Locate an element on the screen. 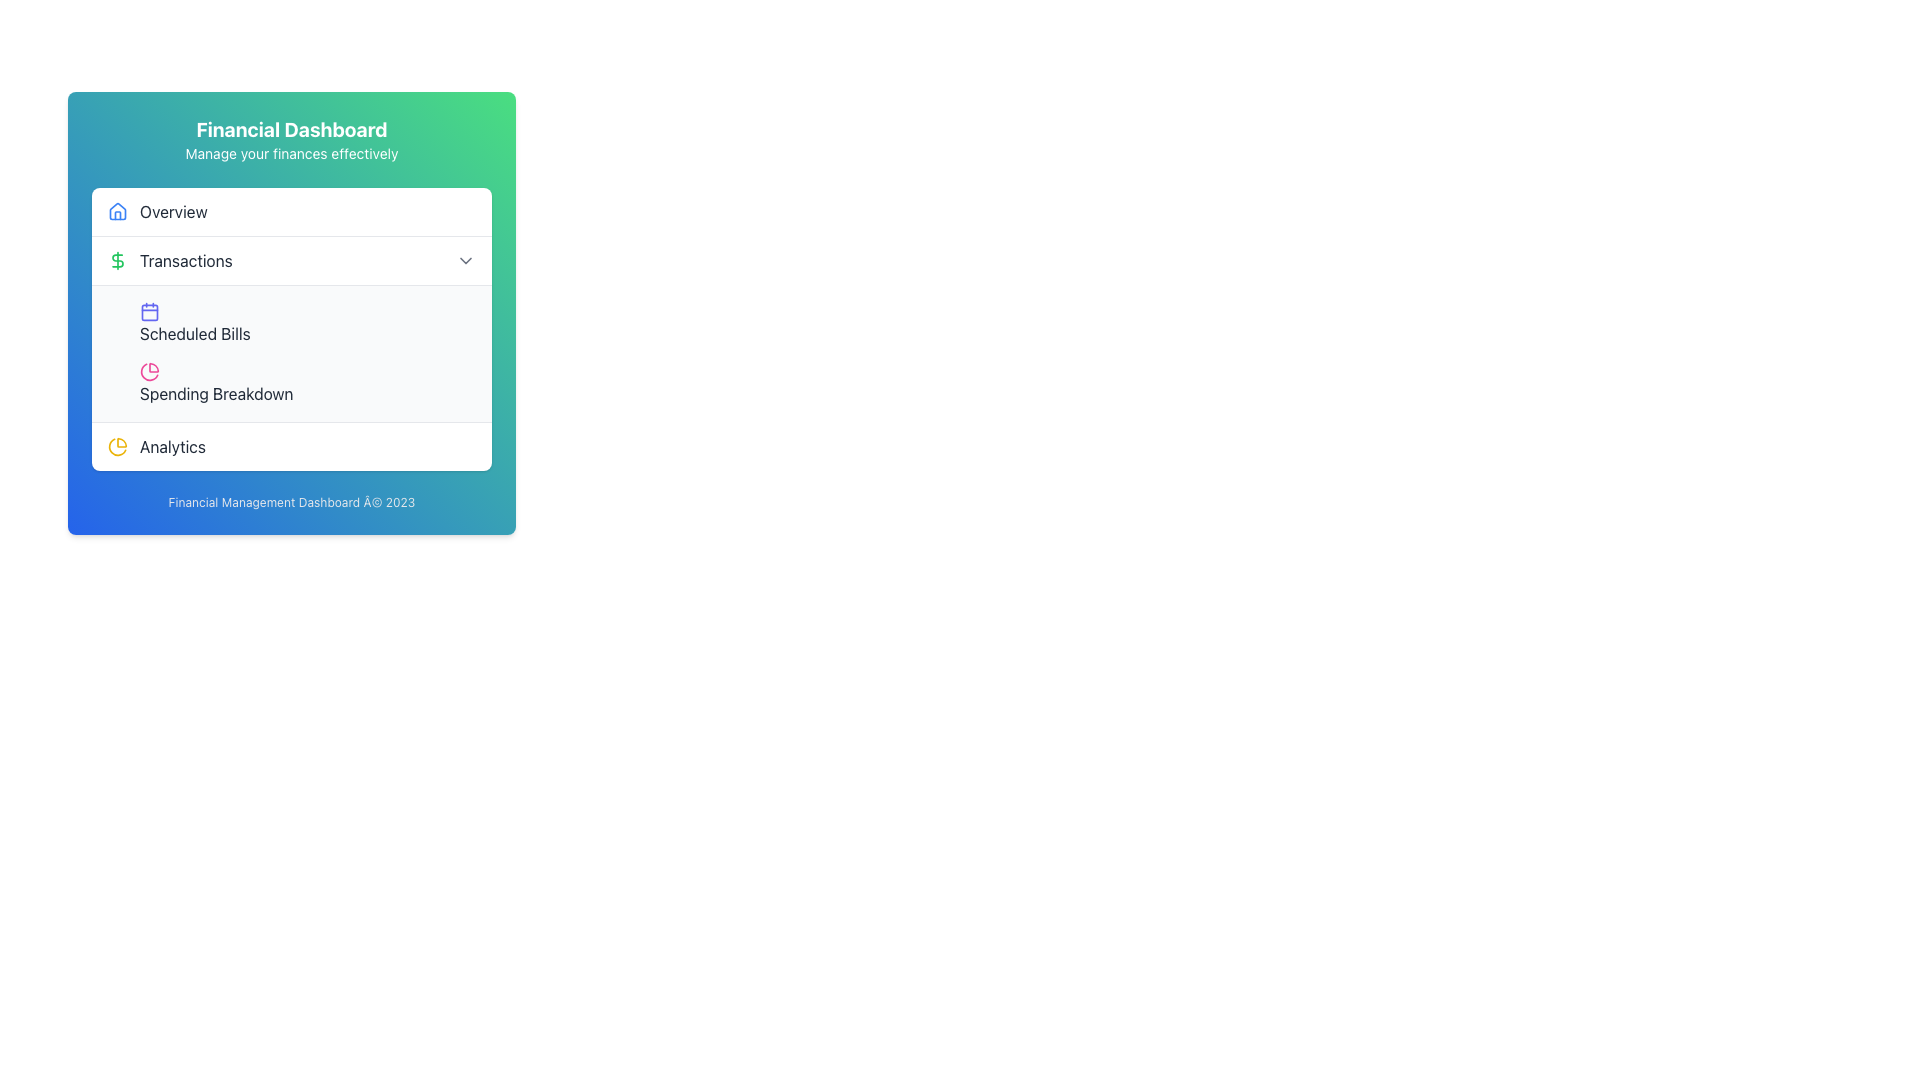 The image size is (1920, 1080). the 'Analytics' icon located to the left of the text 'Analytics' in the lower section of the dashboard menu is located at coordinates (117, 446).